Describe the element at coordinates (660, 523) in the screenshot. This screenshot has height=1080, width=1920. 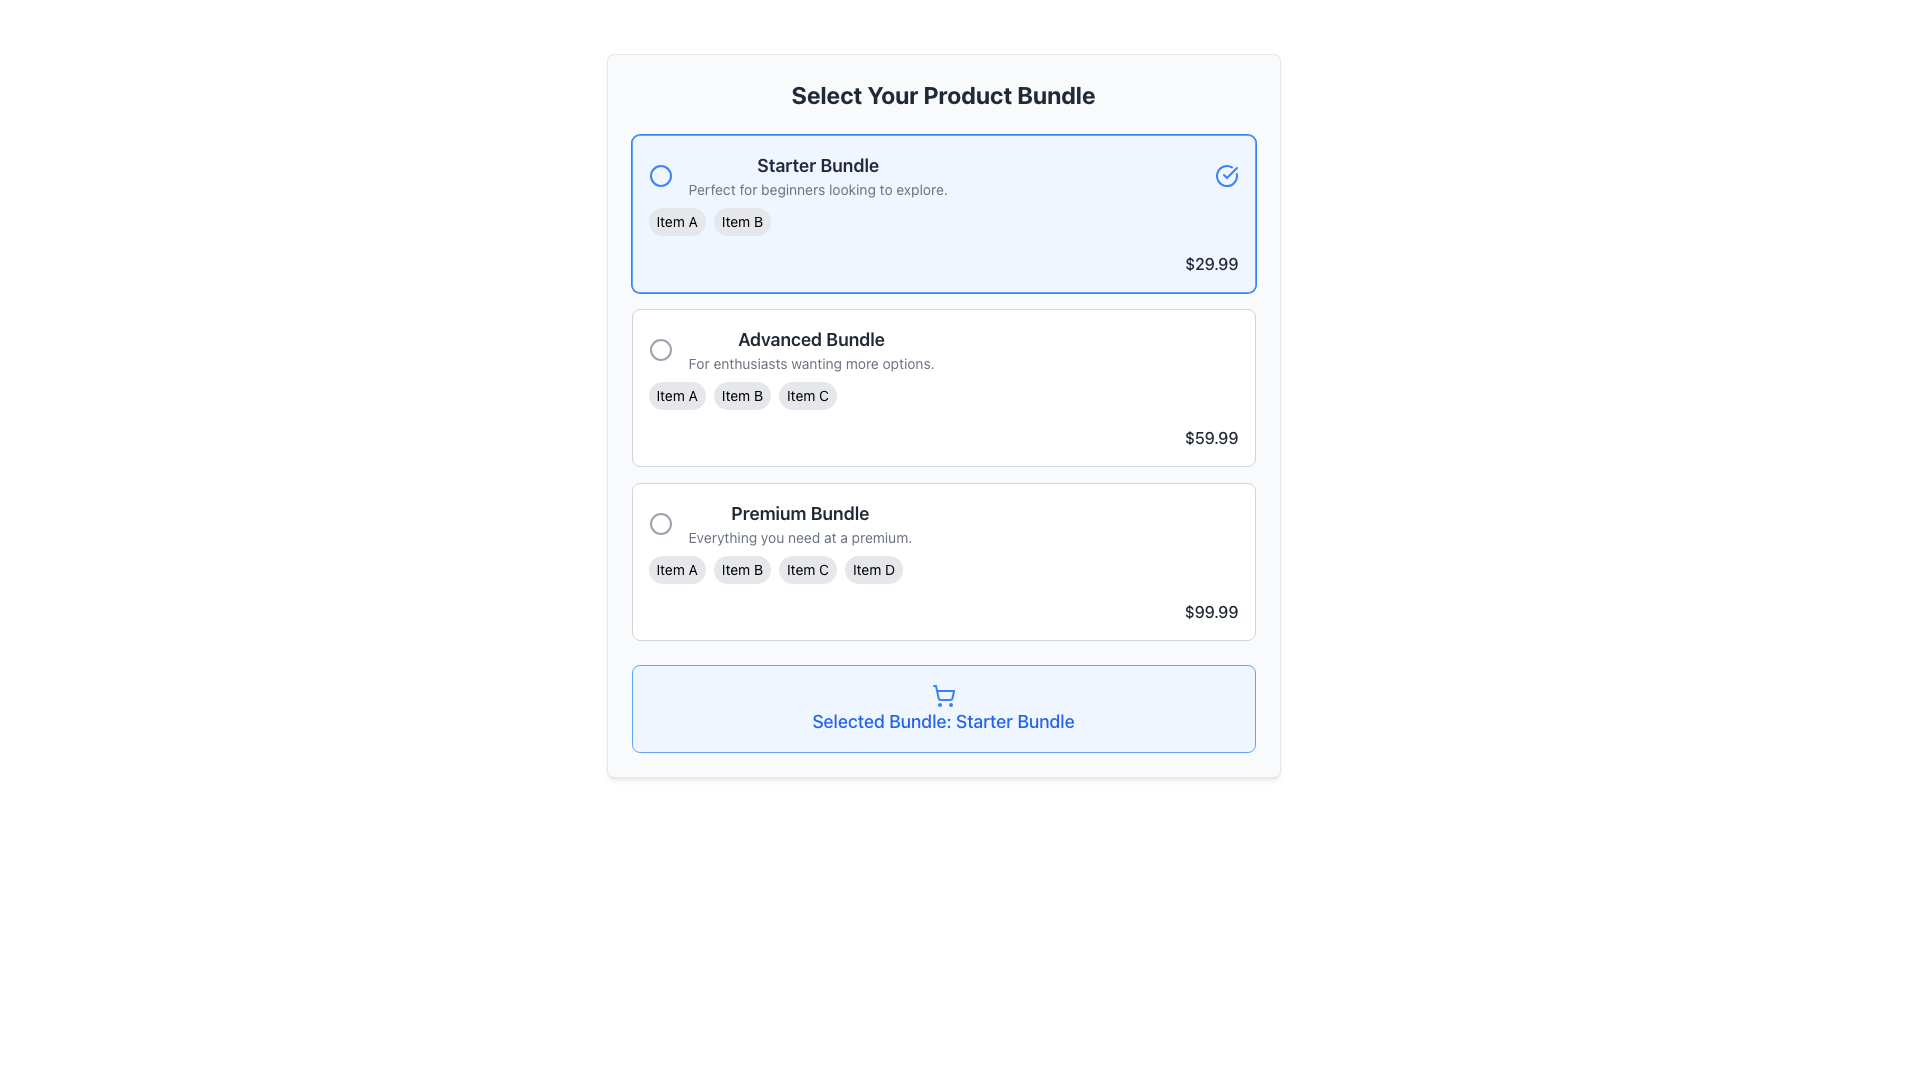
I see `the circular icon` at that location.